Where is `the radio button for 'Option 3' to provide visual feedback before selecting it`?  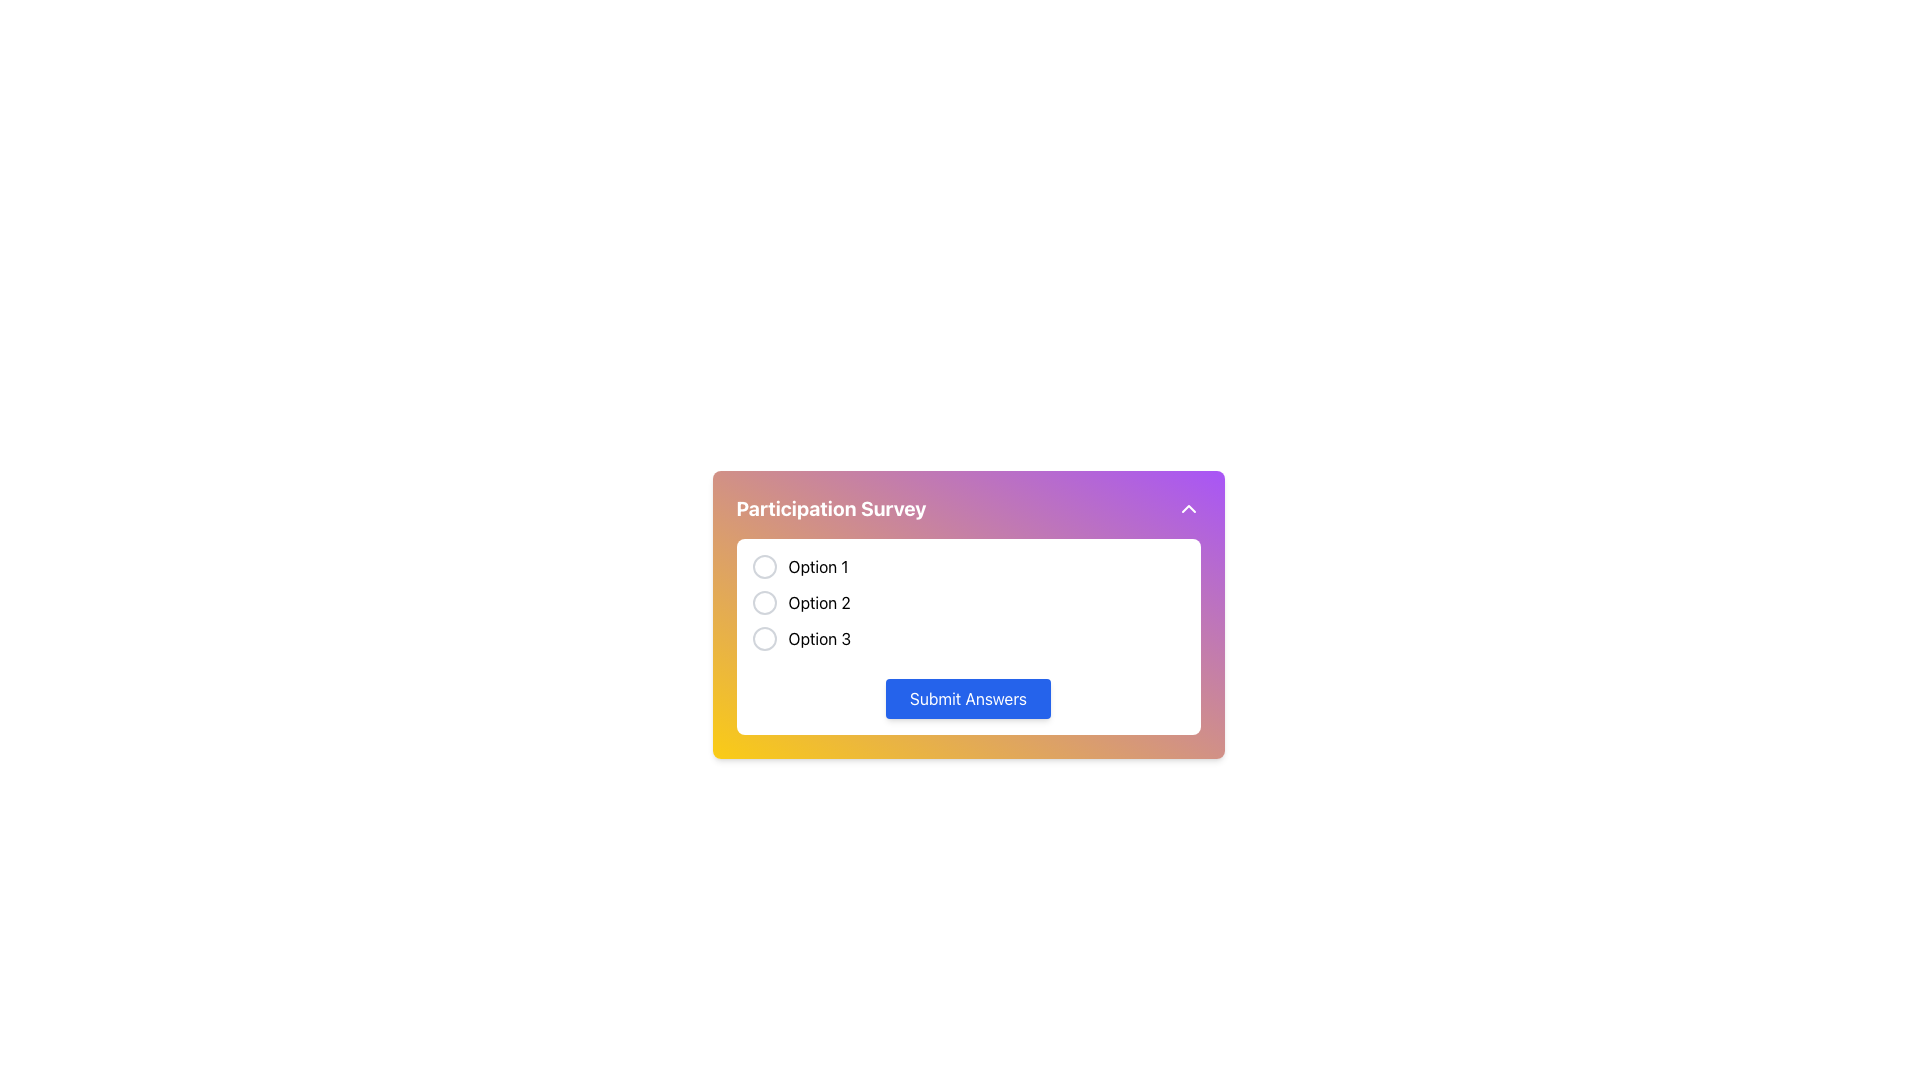
the radio button for 'Option 3' to provide visual feedback before selecting it is located at coordinates (763, 639).